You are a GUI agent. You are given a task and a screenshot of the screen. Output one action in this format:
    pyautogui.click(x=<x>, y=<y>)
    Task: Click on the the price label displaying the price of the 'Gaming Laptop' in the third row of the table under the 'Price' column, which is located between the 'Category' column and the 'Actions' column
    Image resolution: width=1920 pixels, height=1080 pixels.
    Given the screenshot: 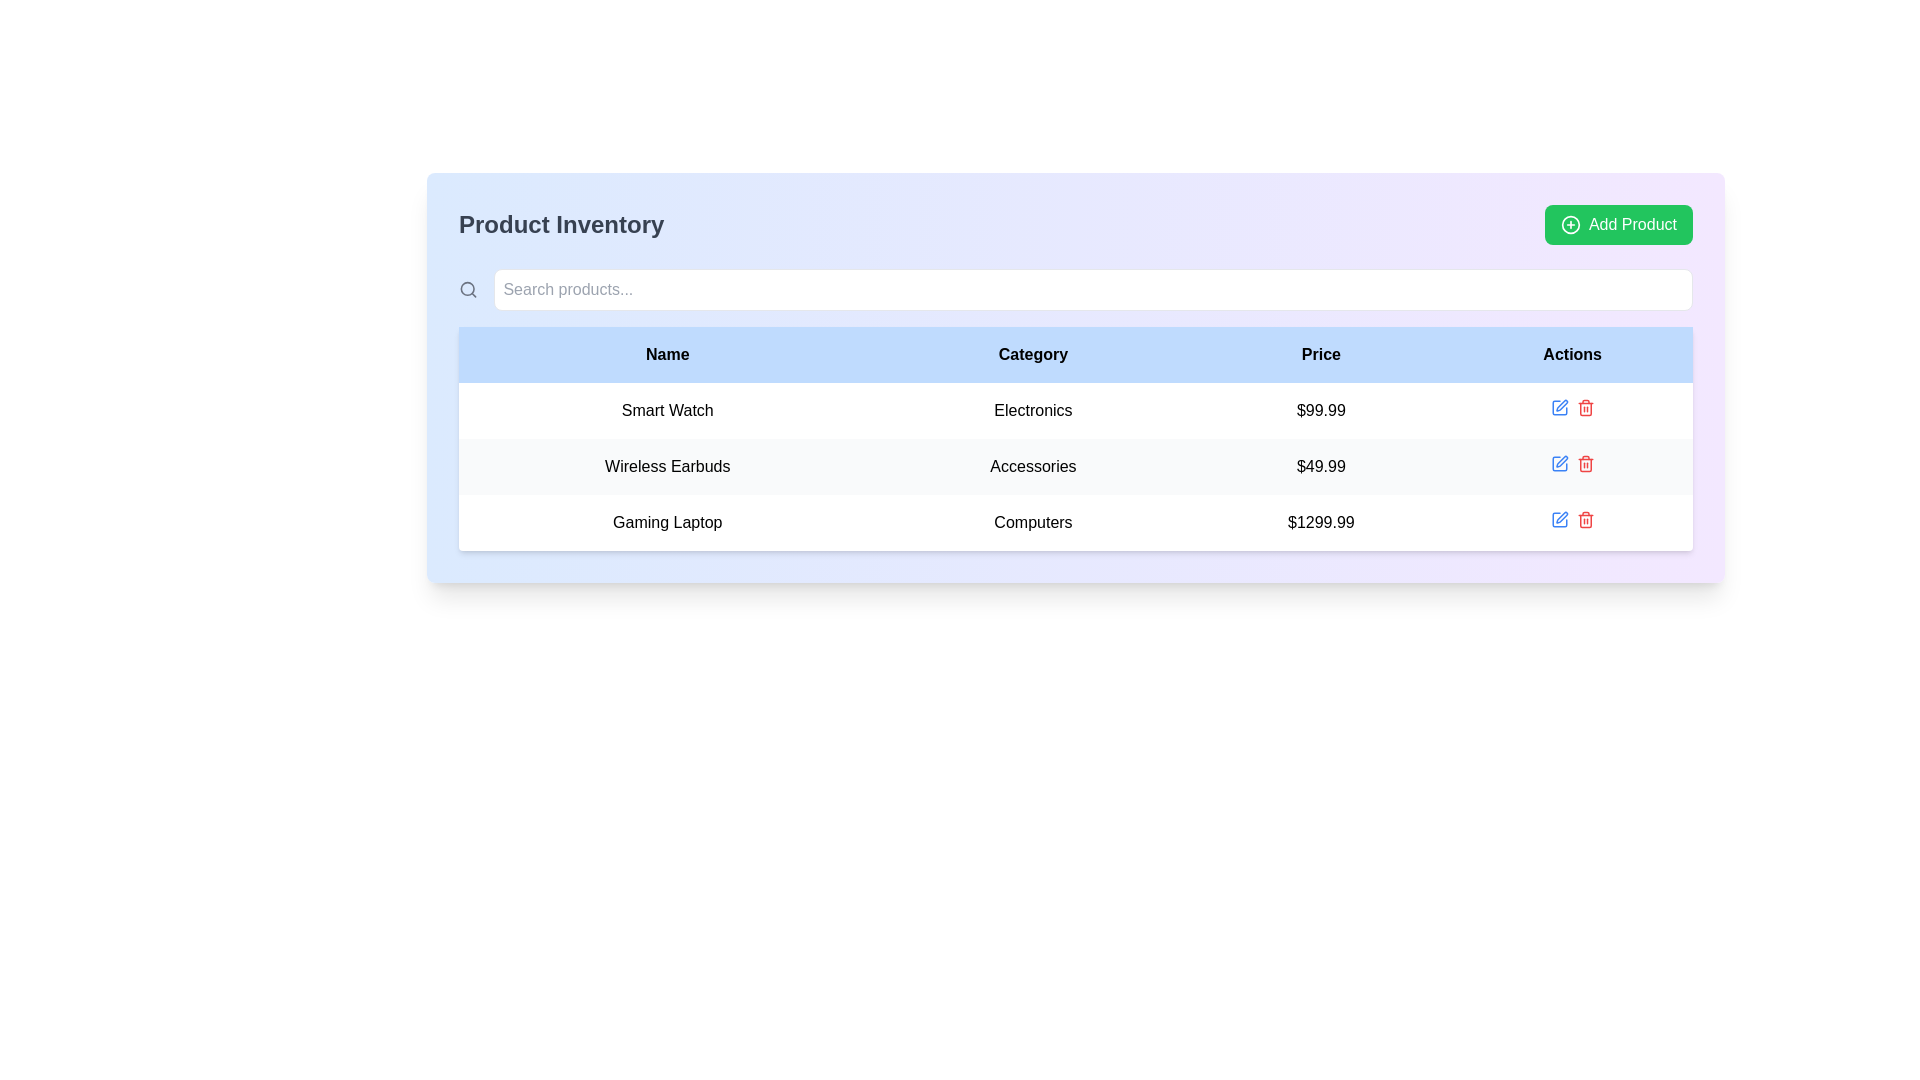 What is the action you would take?
    pyautogui.click(x=1321, y=522)
    